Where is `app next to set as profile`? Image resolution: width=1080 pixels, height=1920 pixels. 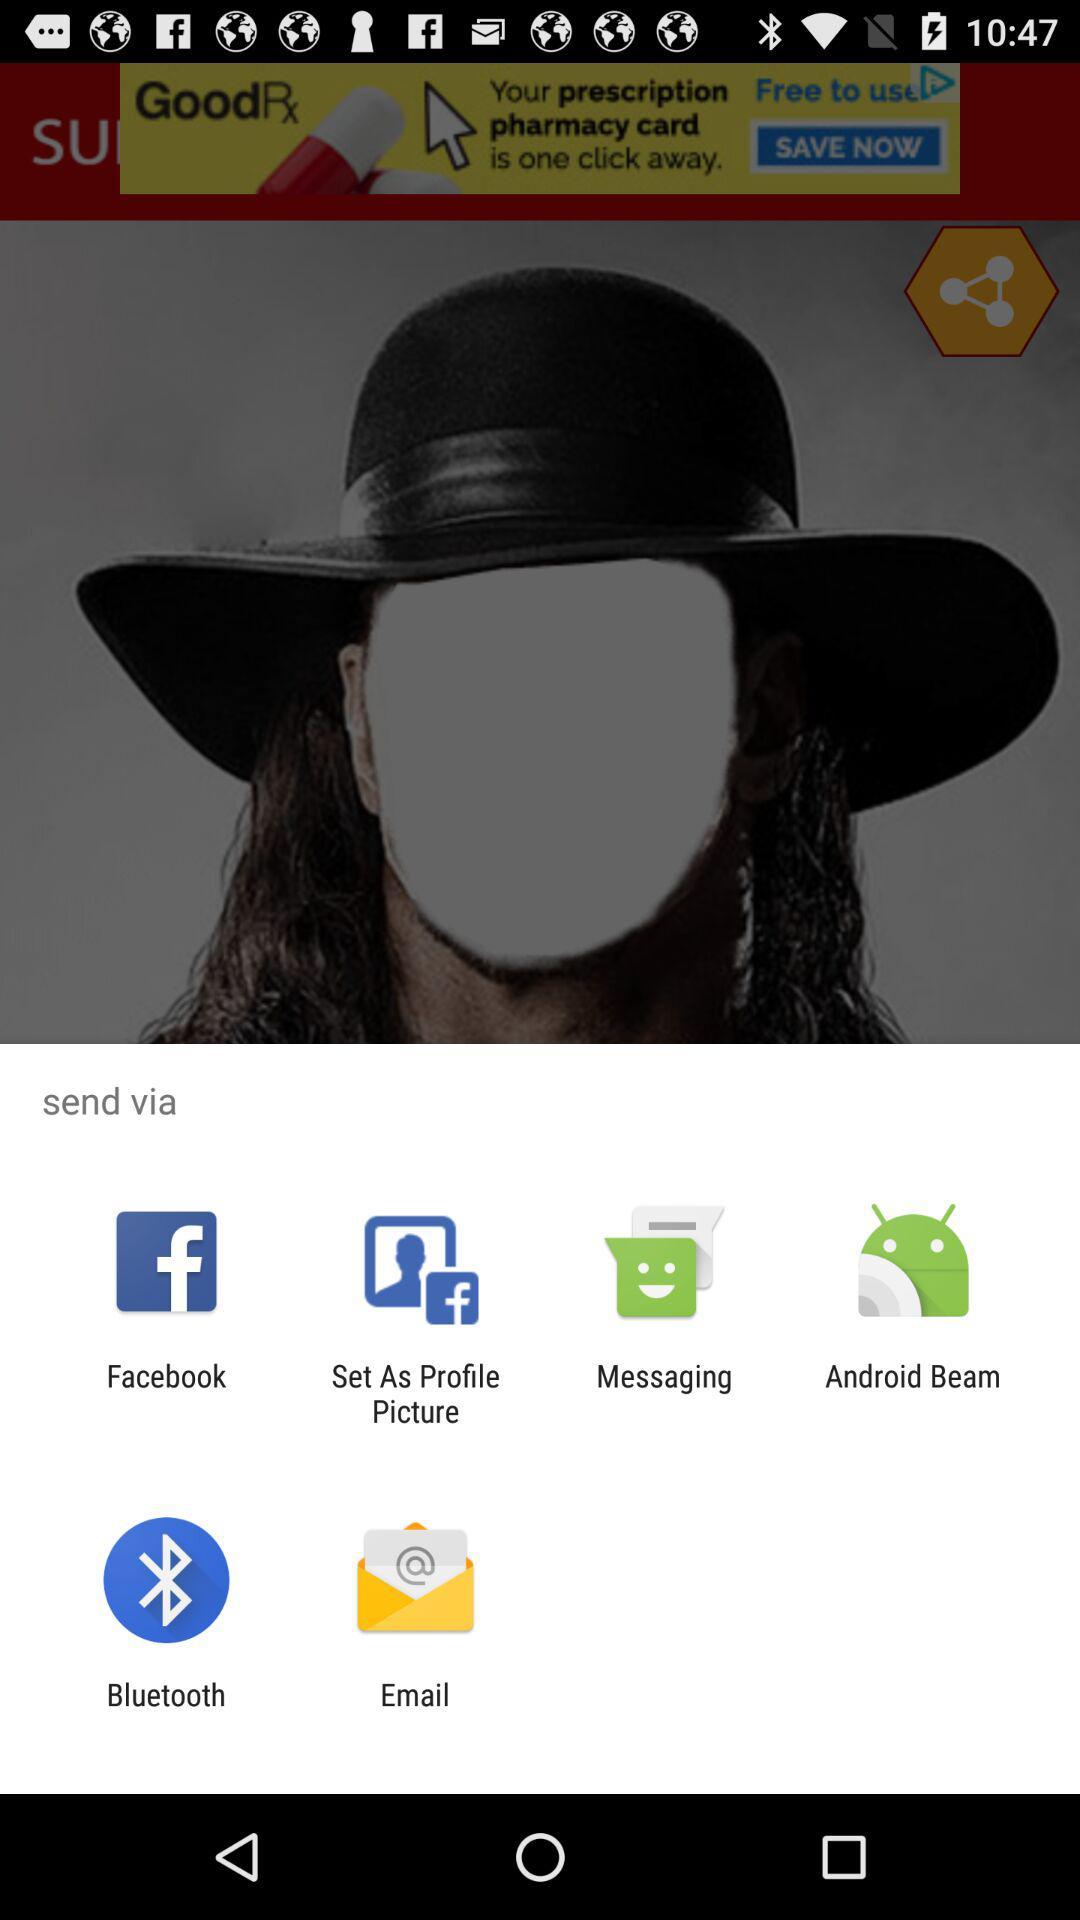 app next to set as profile is located at coordinates (165, 1392).